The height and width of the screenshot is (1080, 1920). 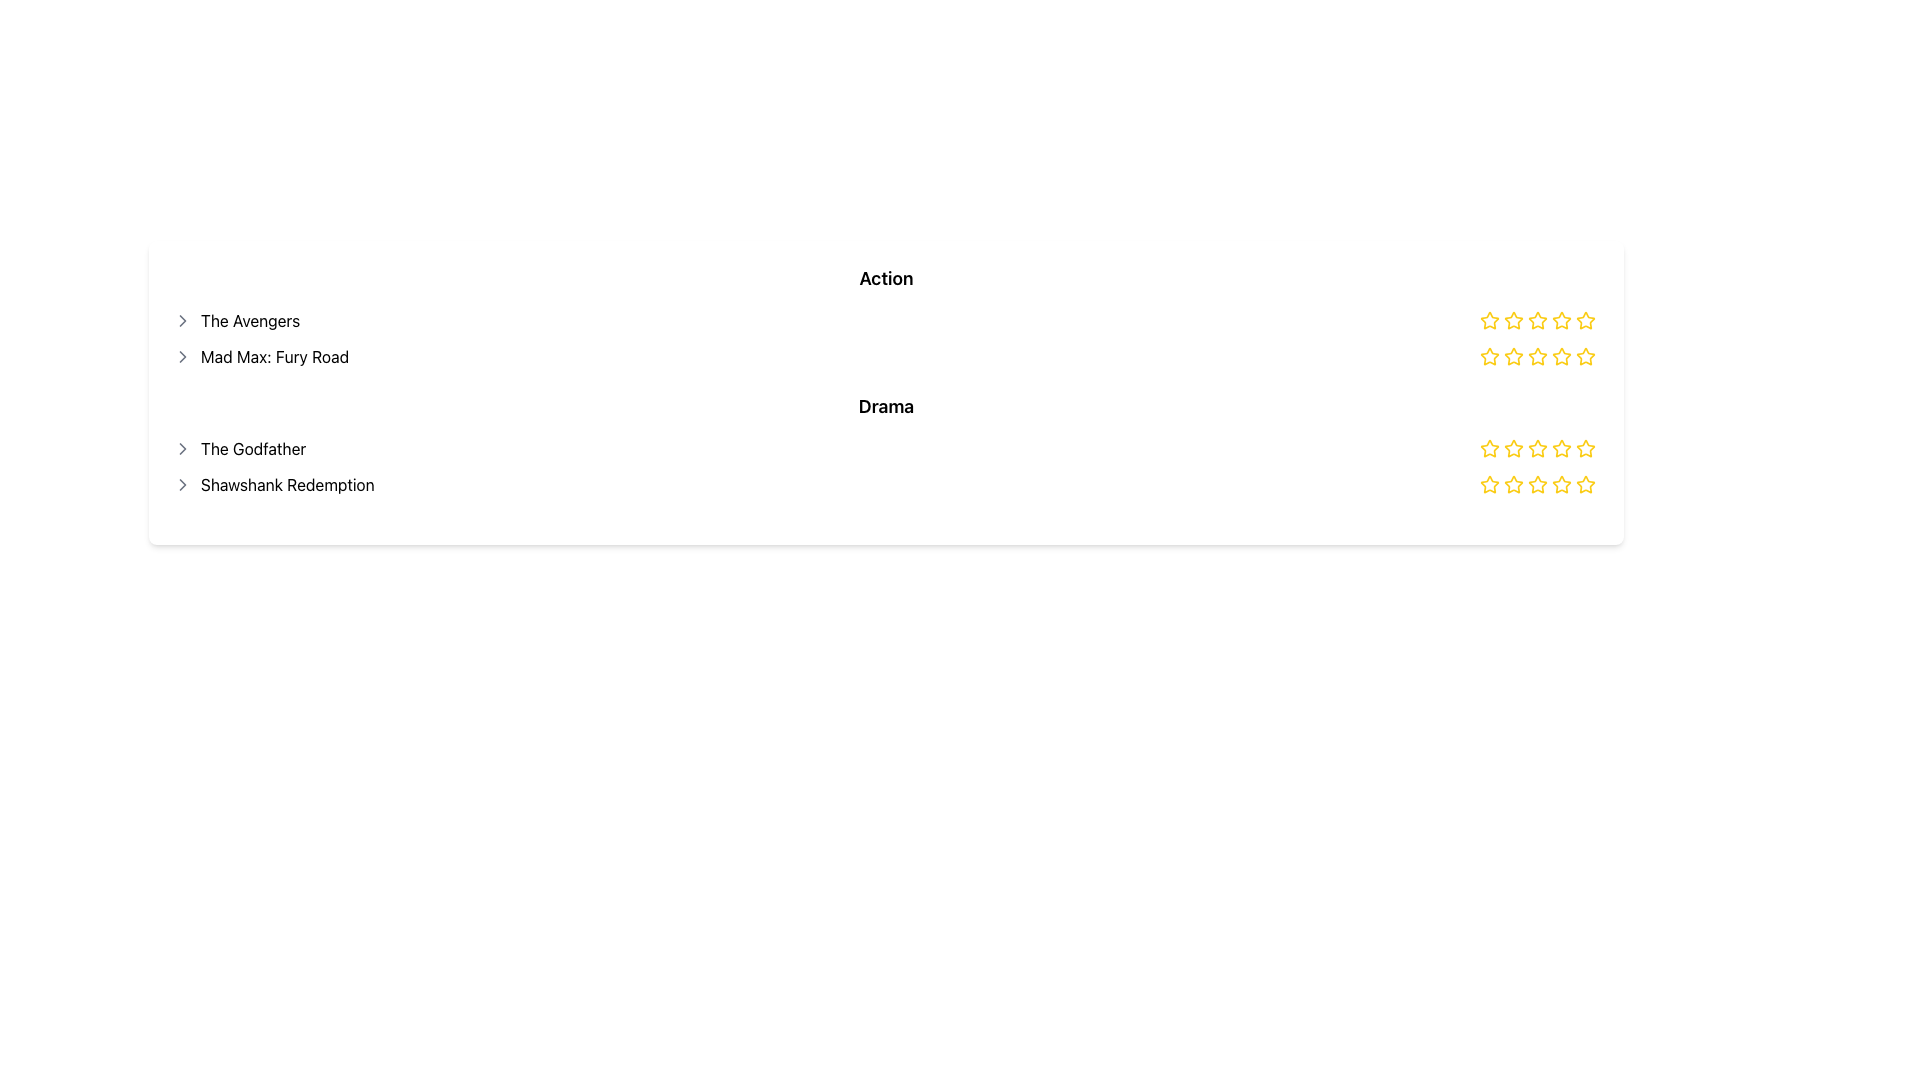 What do you see at coordinates (1559, 446) in the screenshot?
I see `the fourth star in the third row of yellow-bordered, hollow white star icons to rate 'The Godfather' under the 'Drama' category` at bounding box center [1559, 446].